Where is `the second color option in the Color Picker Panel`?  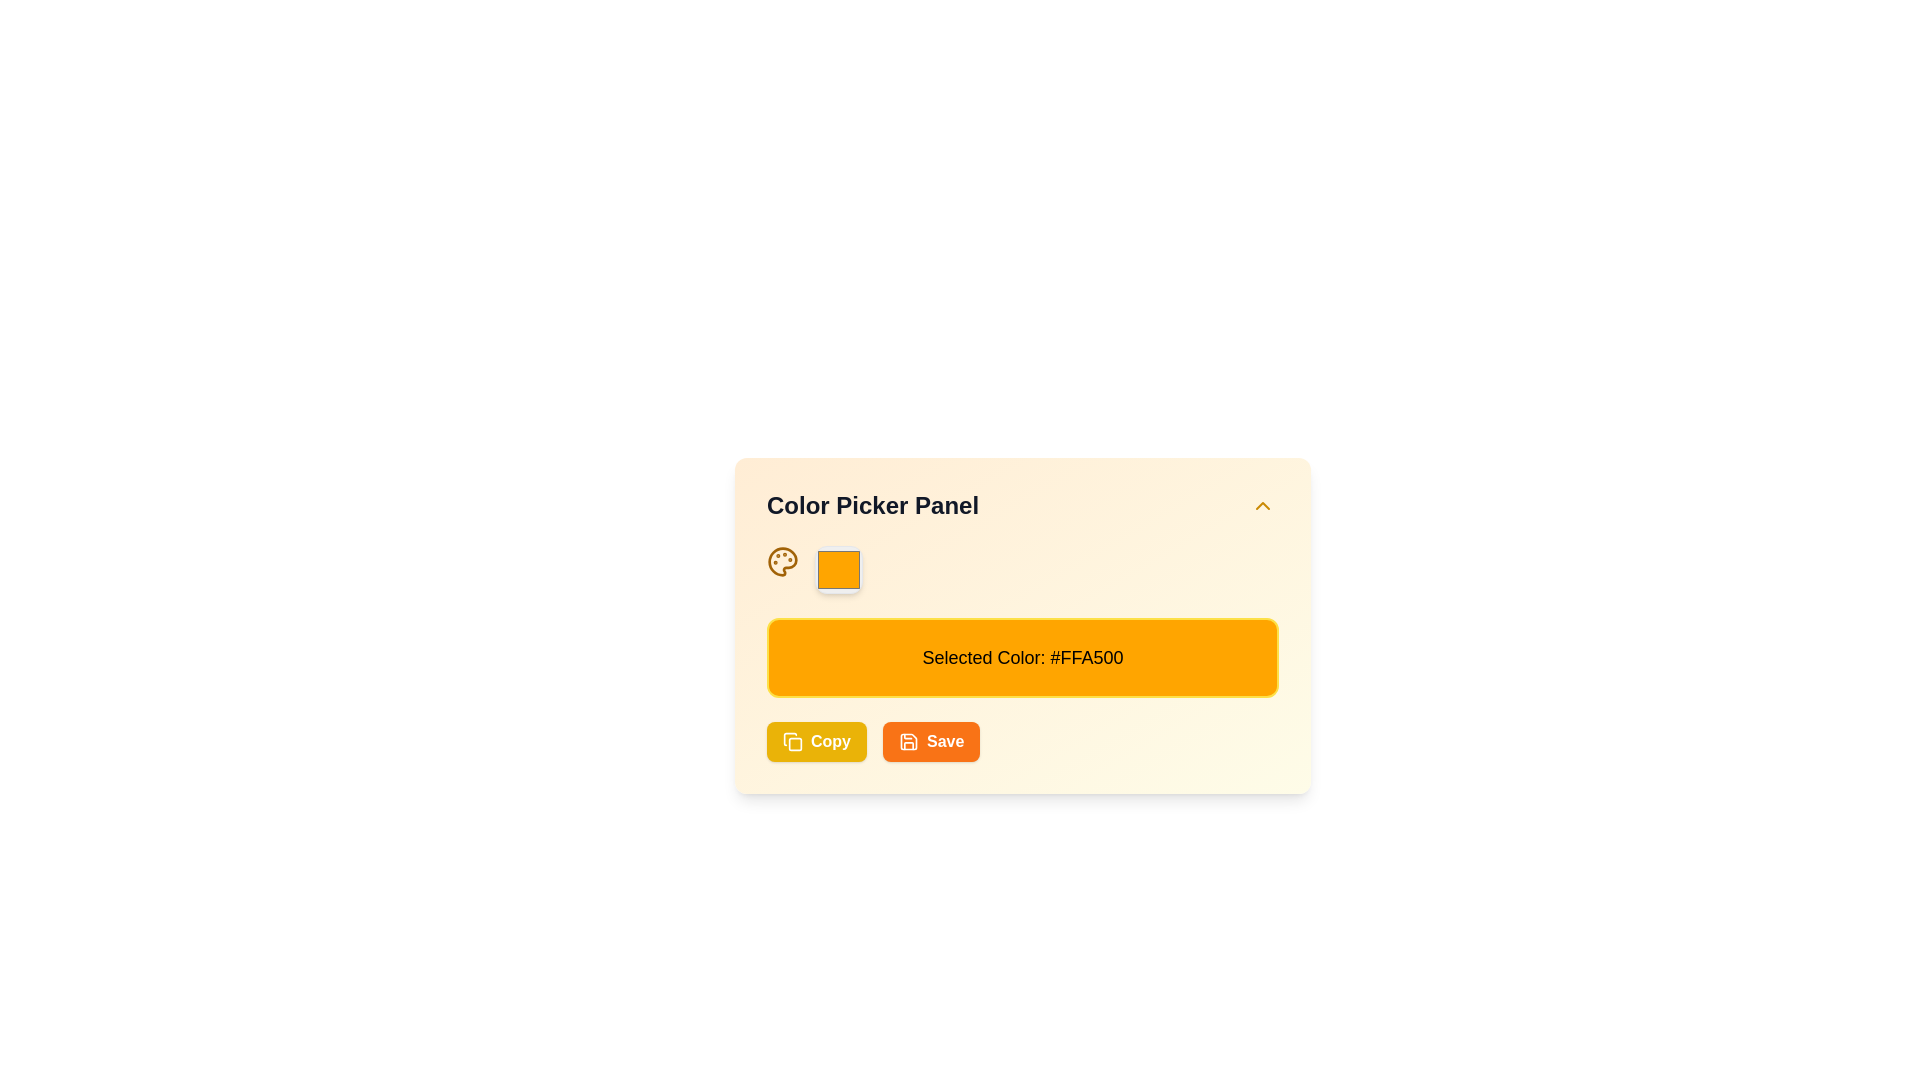 the second color option in the Color Picker Panel is located at coordinates (839, 570).